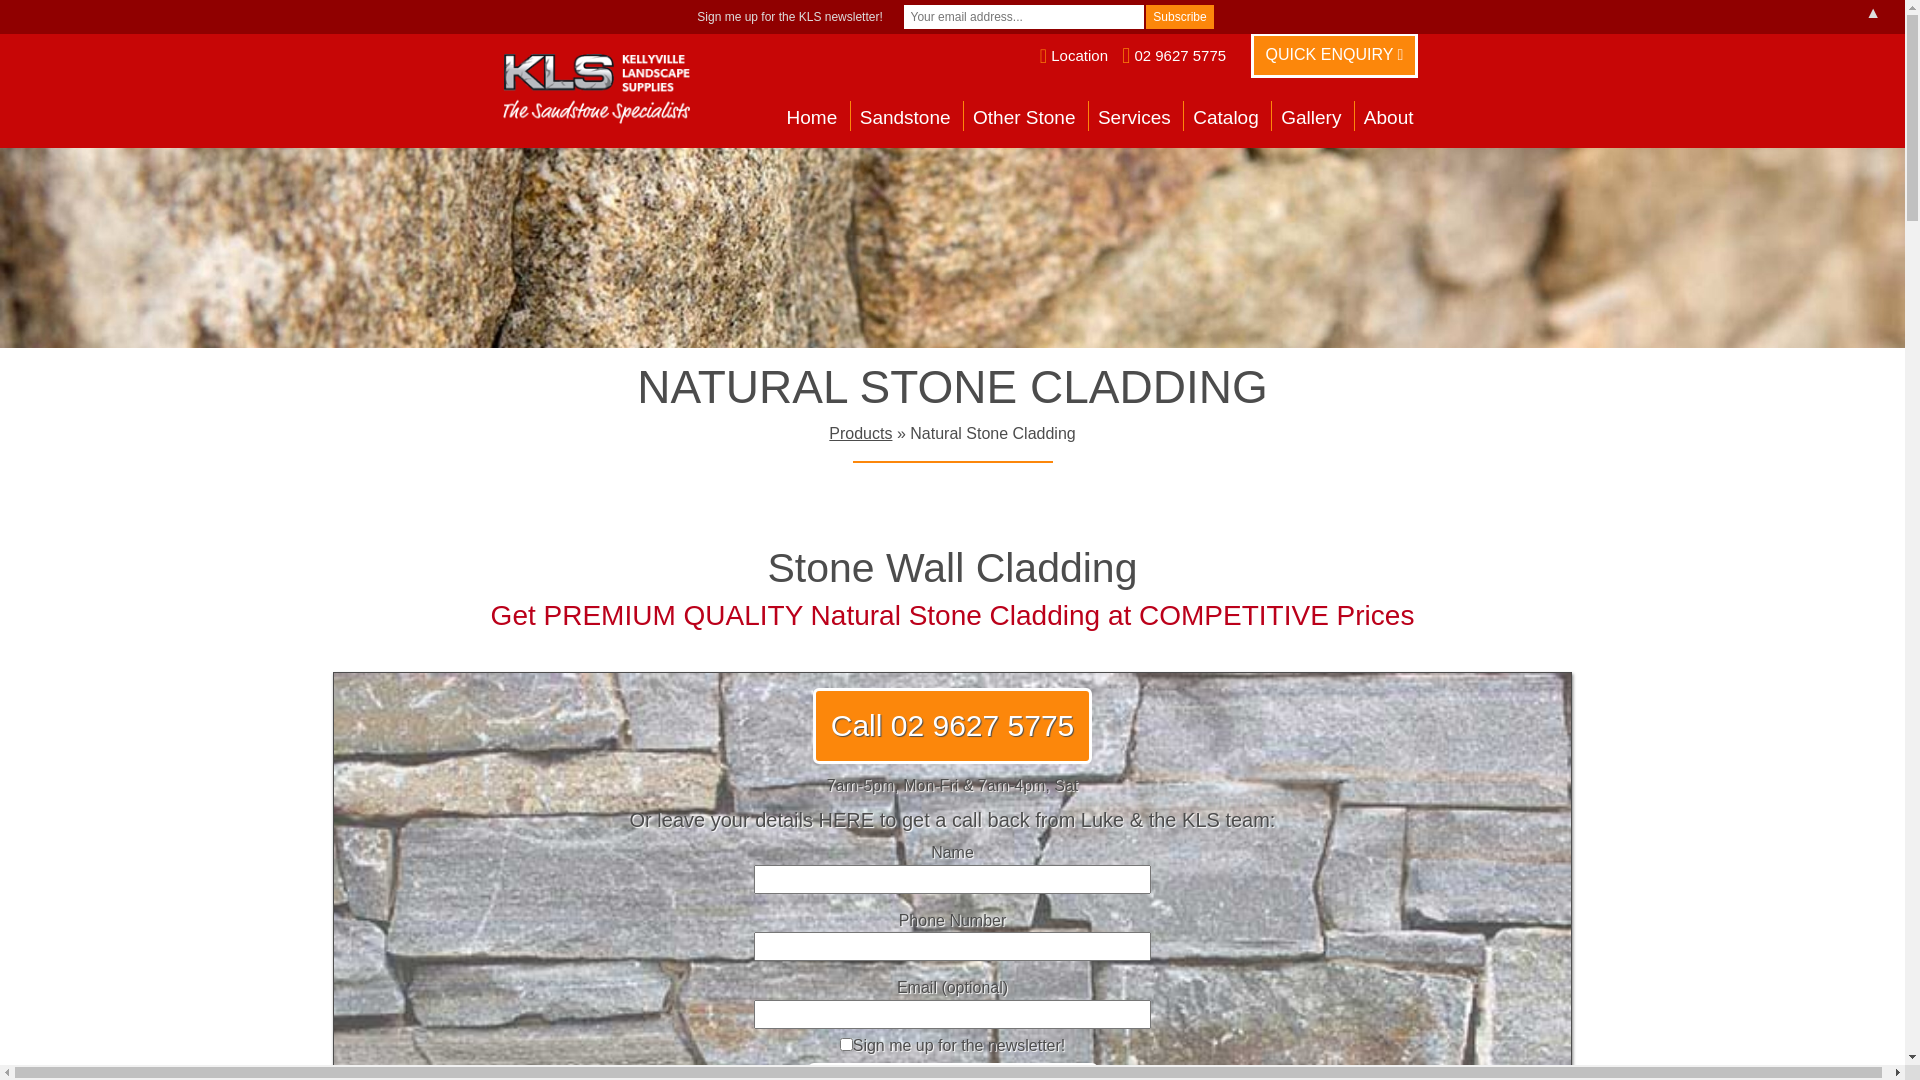  Describe the element at coordinates (1310, 120) in the screenshot. I see `'Gallery'` at that location.